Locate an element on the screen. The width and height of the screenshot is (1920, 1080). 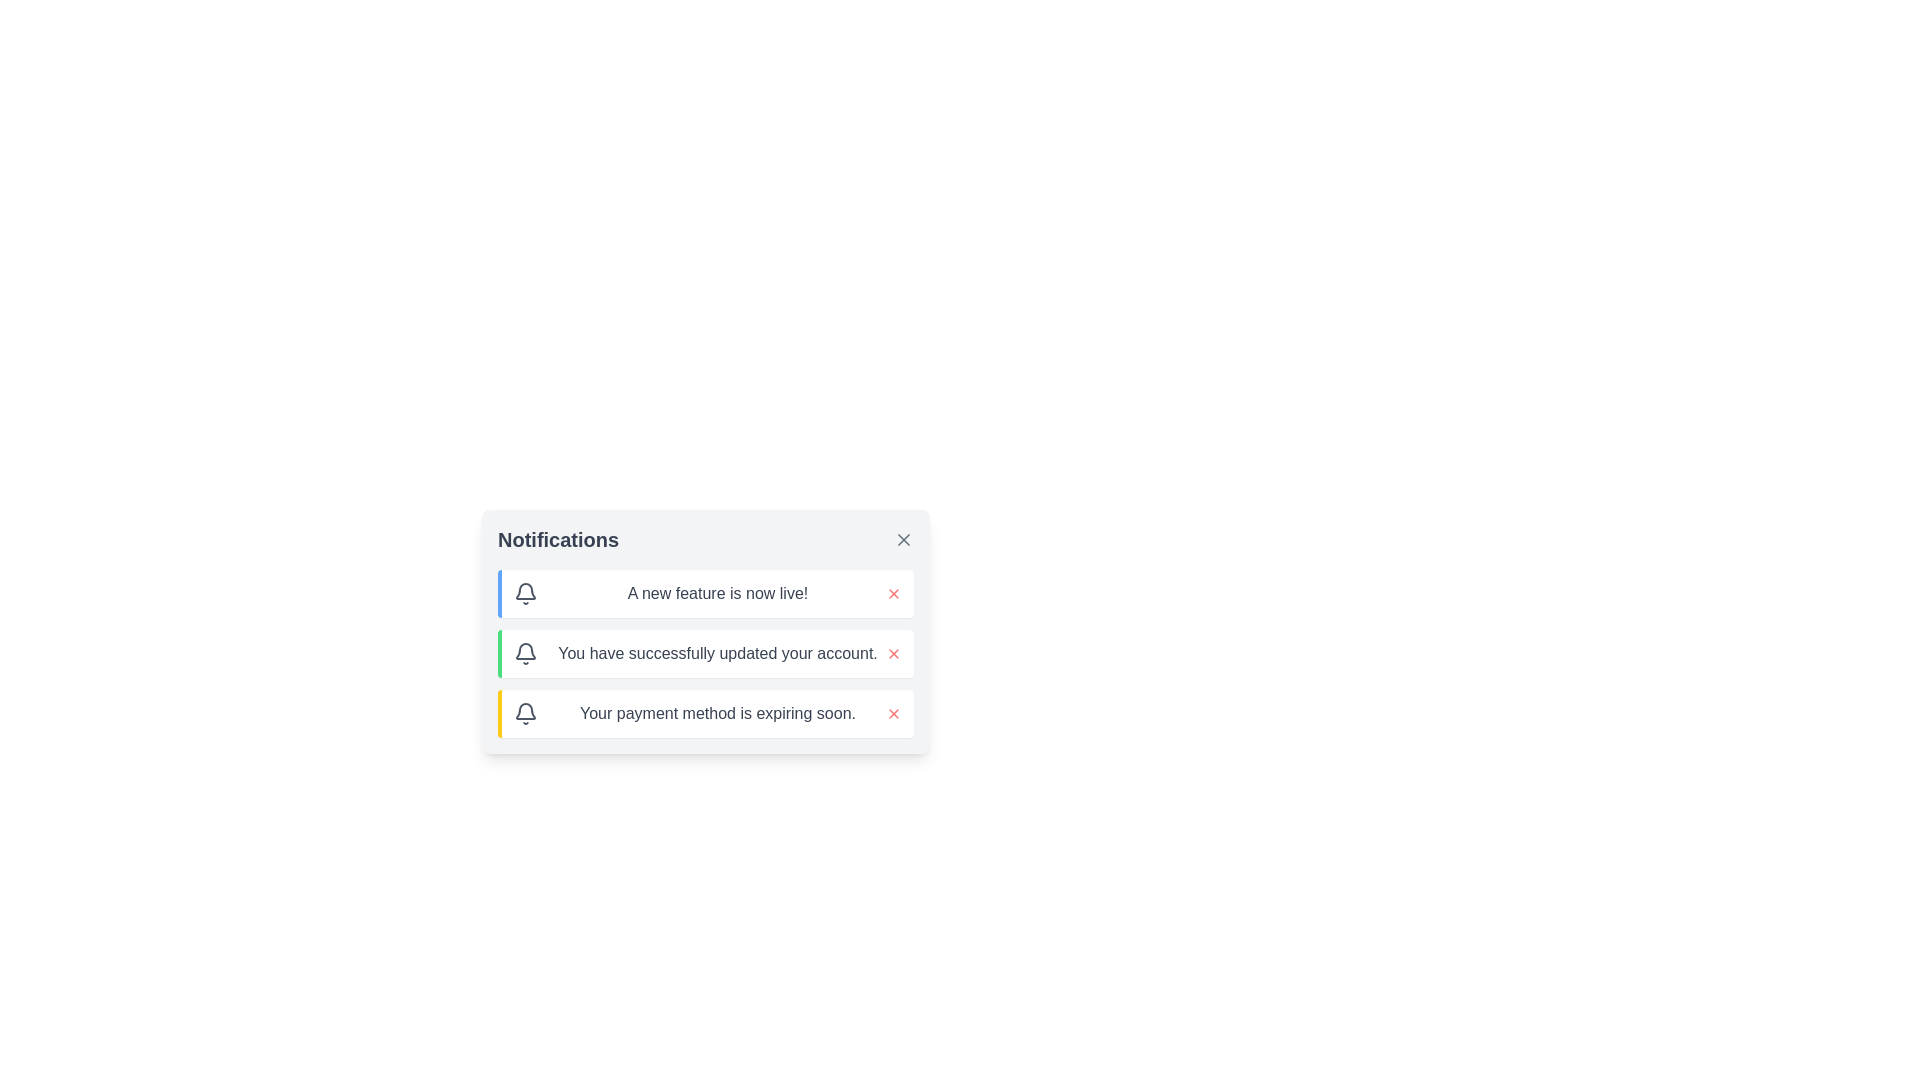
the Close button located at the top-right corner of the alert box labeled 'A new feature is now live!' to check for a tooltip or state change is located at coordinates (892, 593).